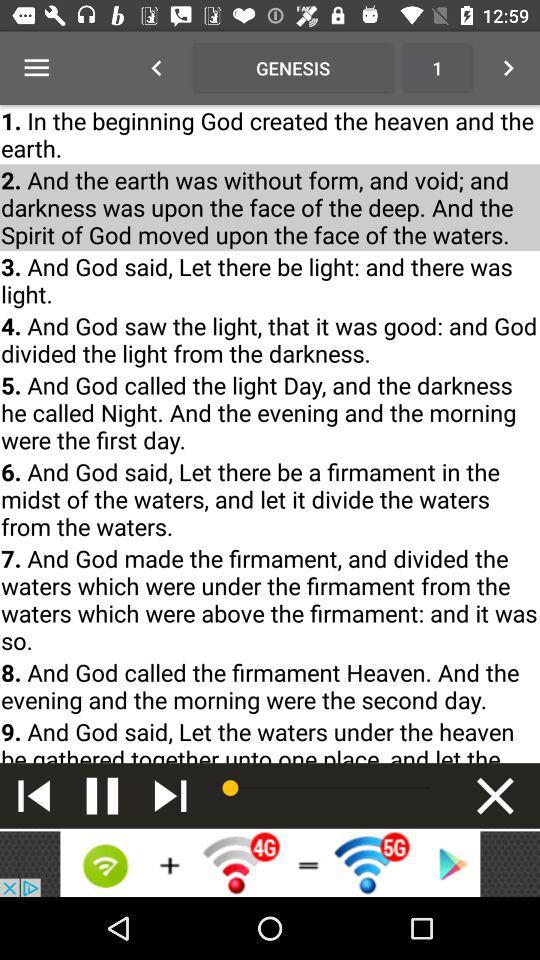 This screenshot has width=540, height=960. Describe the element at coordinates (33, 795) in the screenshot. I see `the skip_previous icon` at that location.